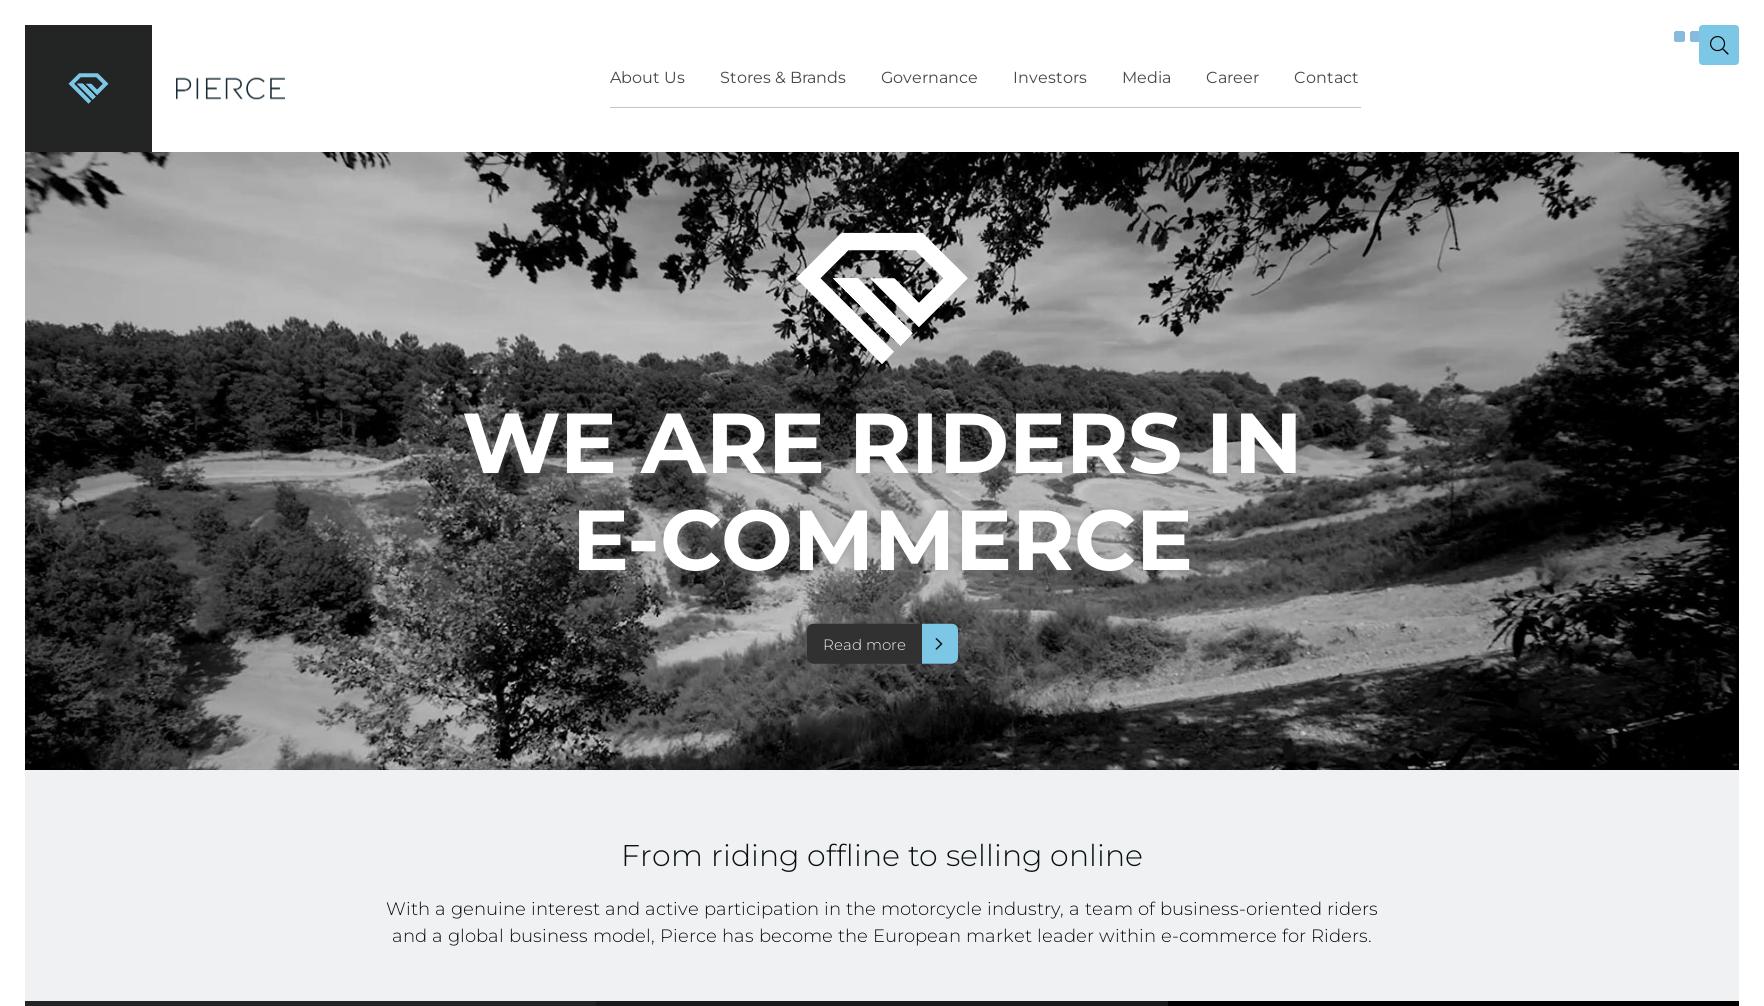 The width and height of the screenshot is (1764, 1006). I want to click on 'Ride & Sons', so click(876, 426).